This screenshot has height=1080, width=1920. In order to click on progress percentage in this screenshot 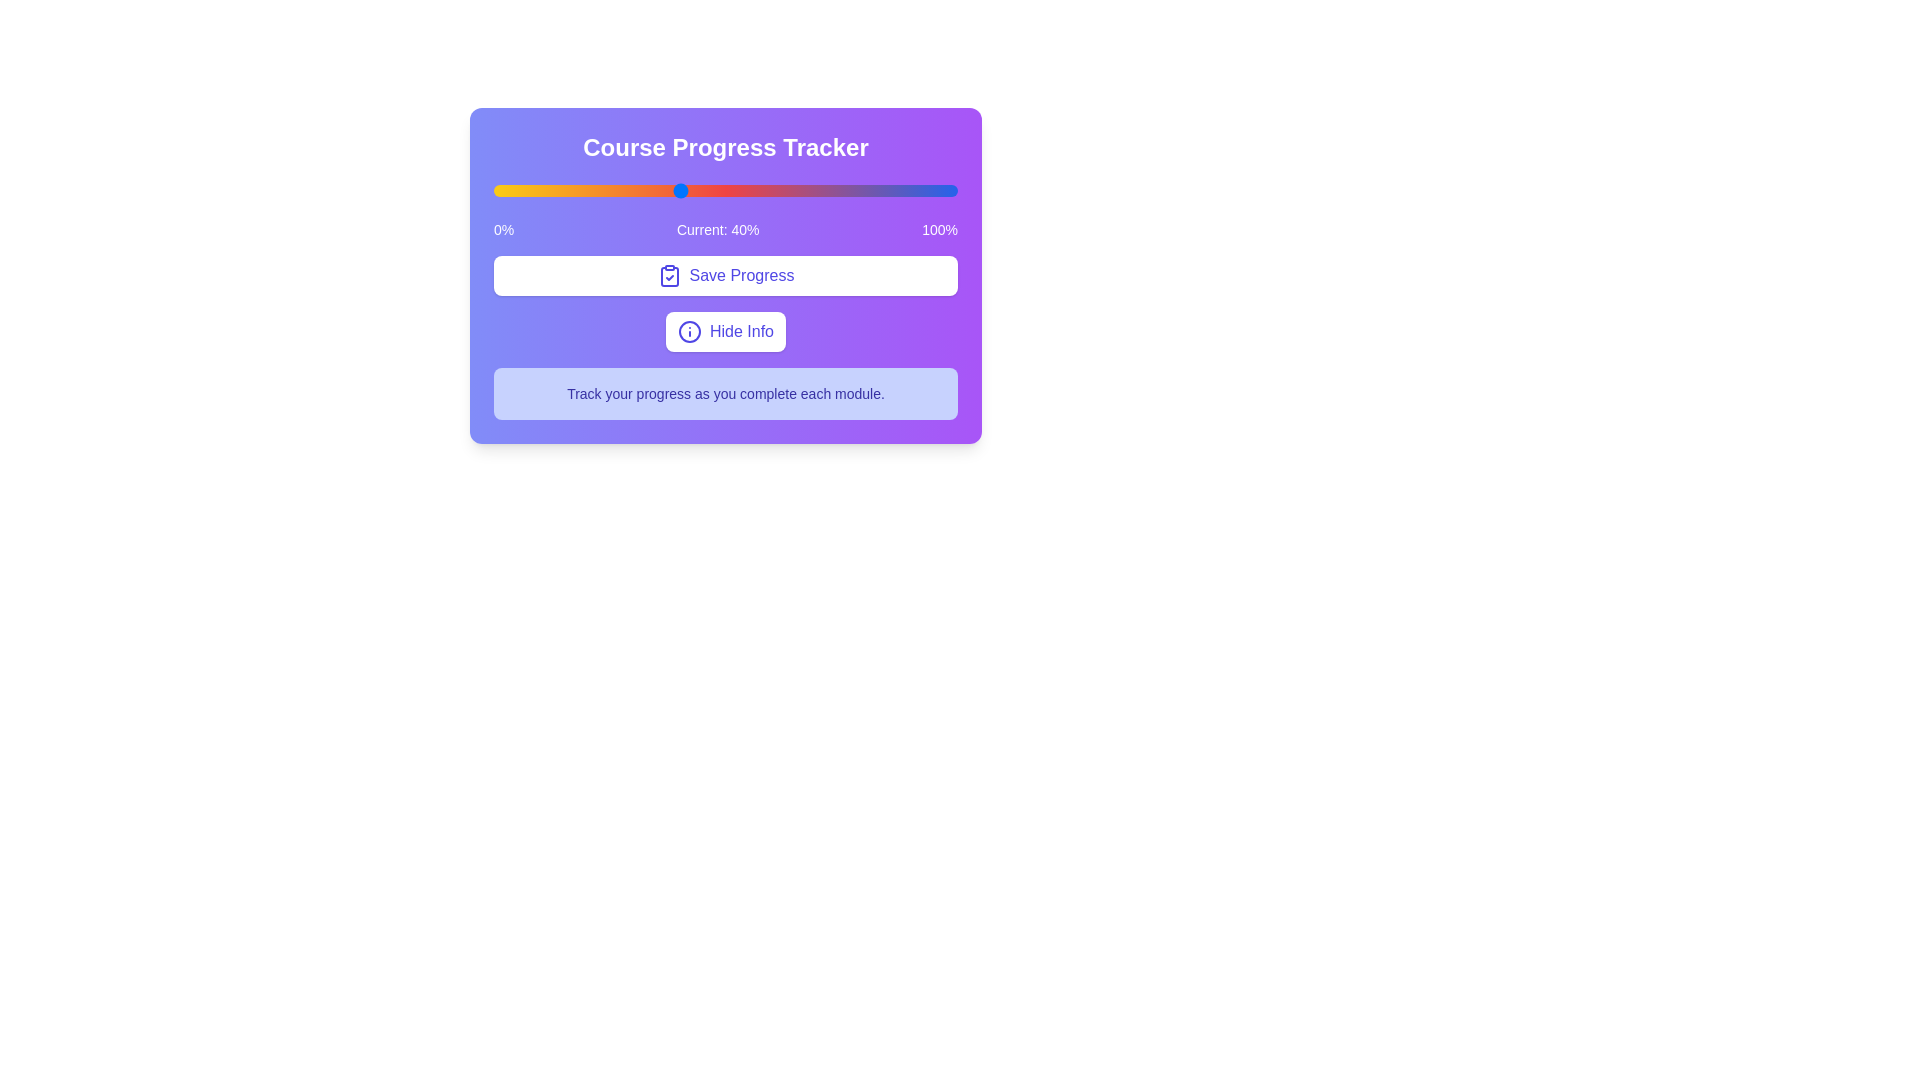, I will do `click(507, 191)`.